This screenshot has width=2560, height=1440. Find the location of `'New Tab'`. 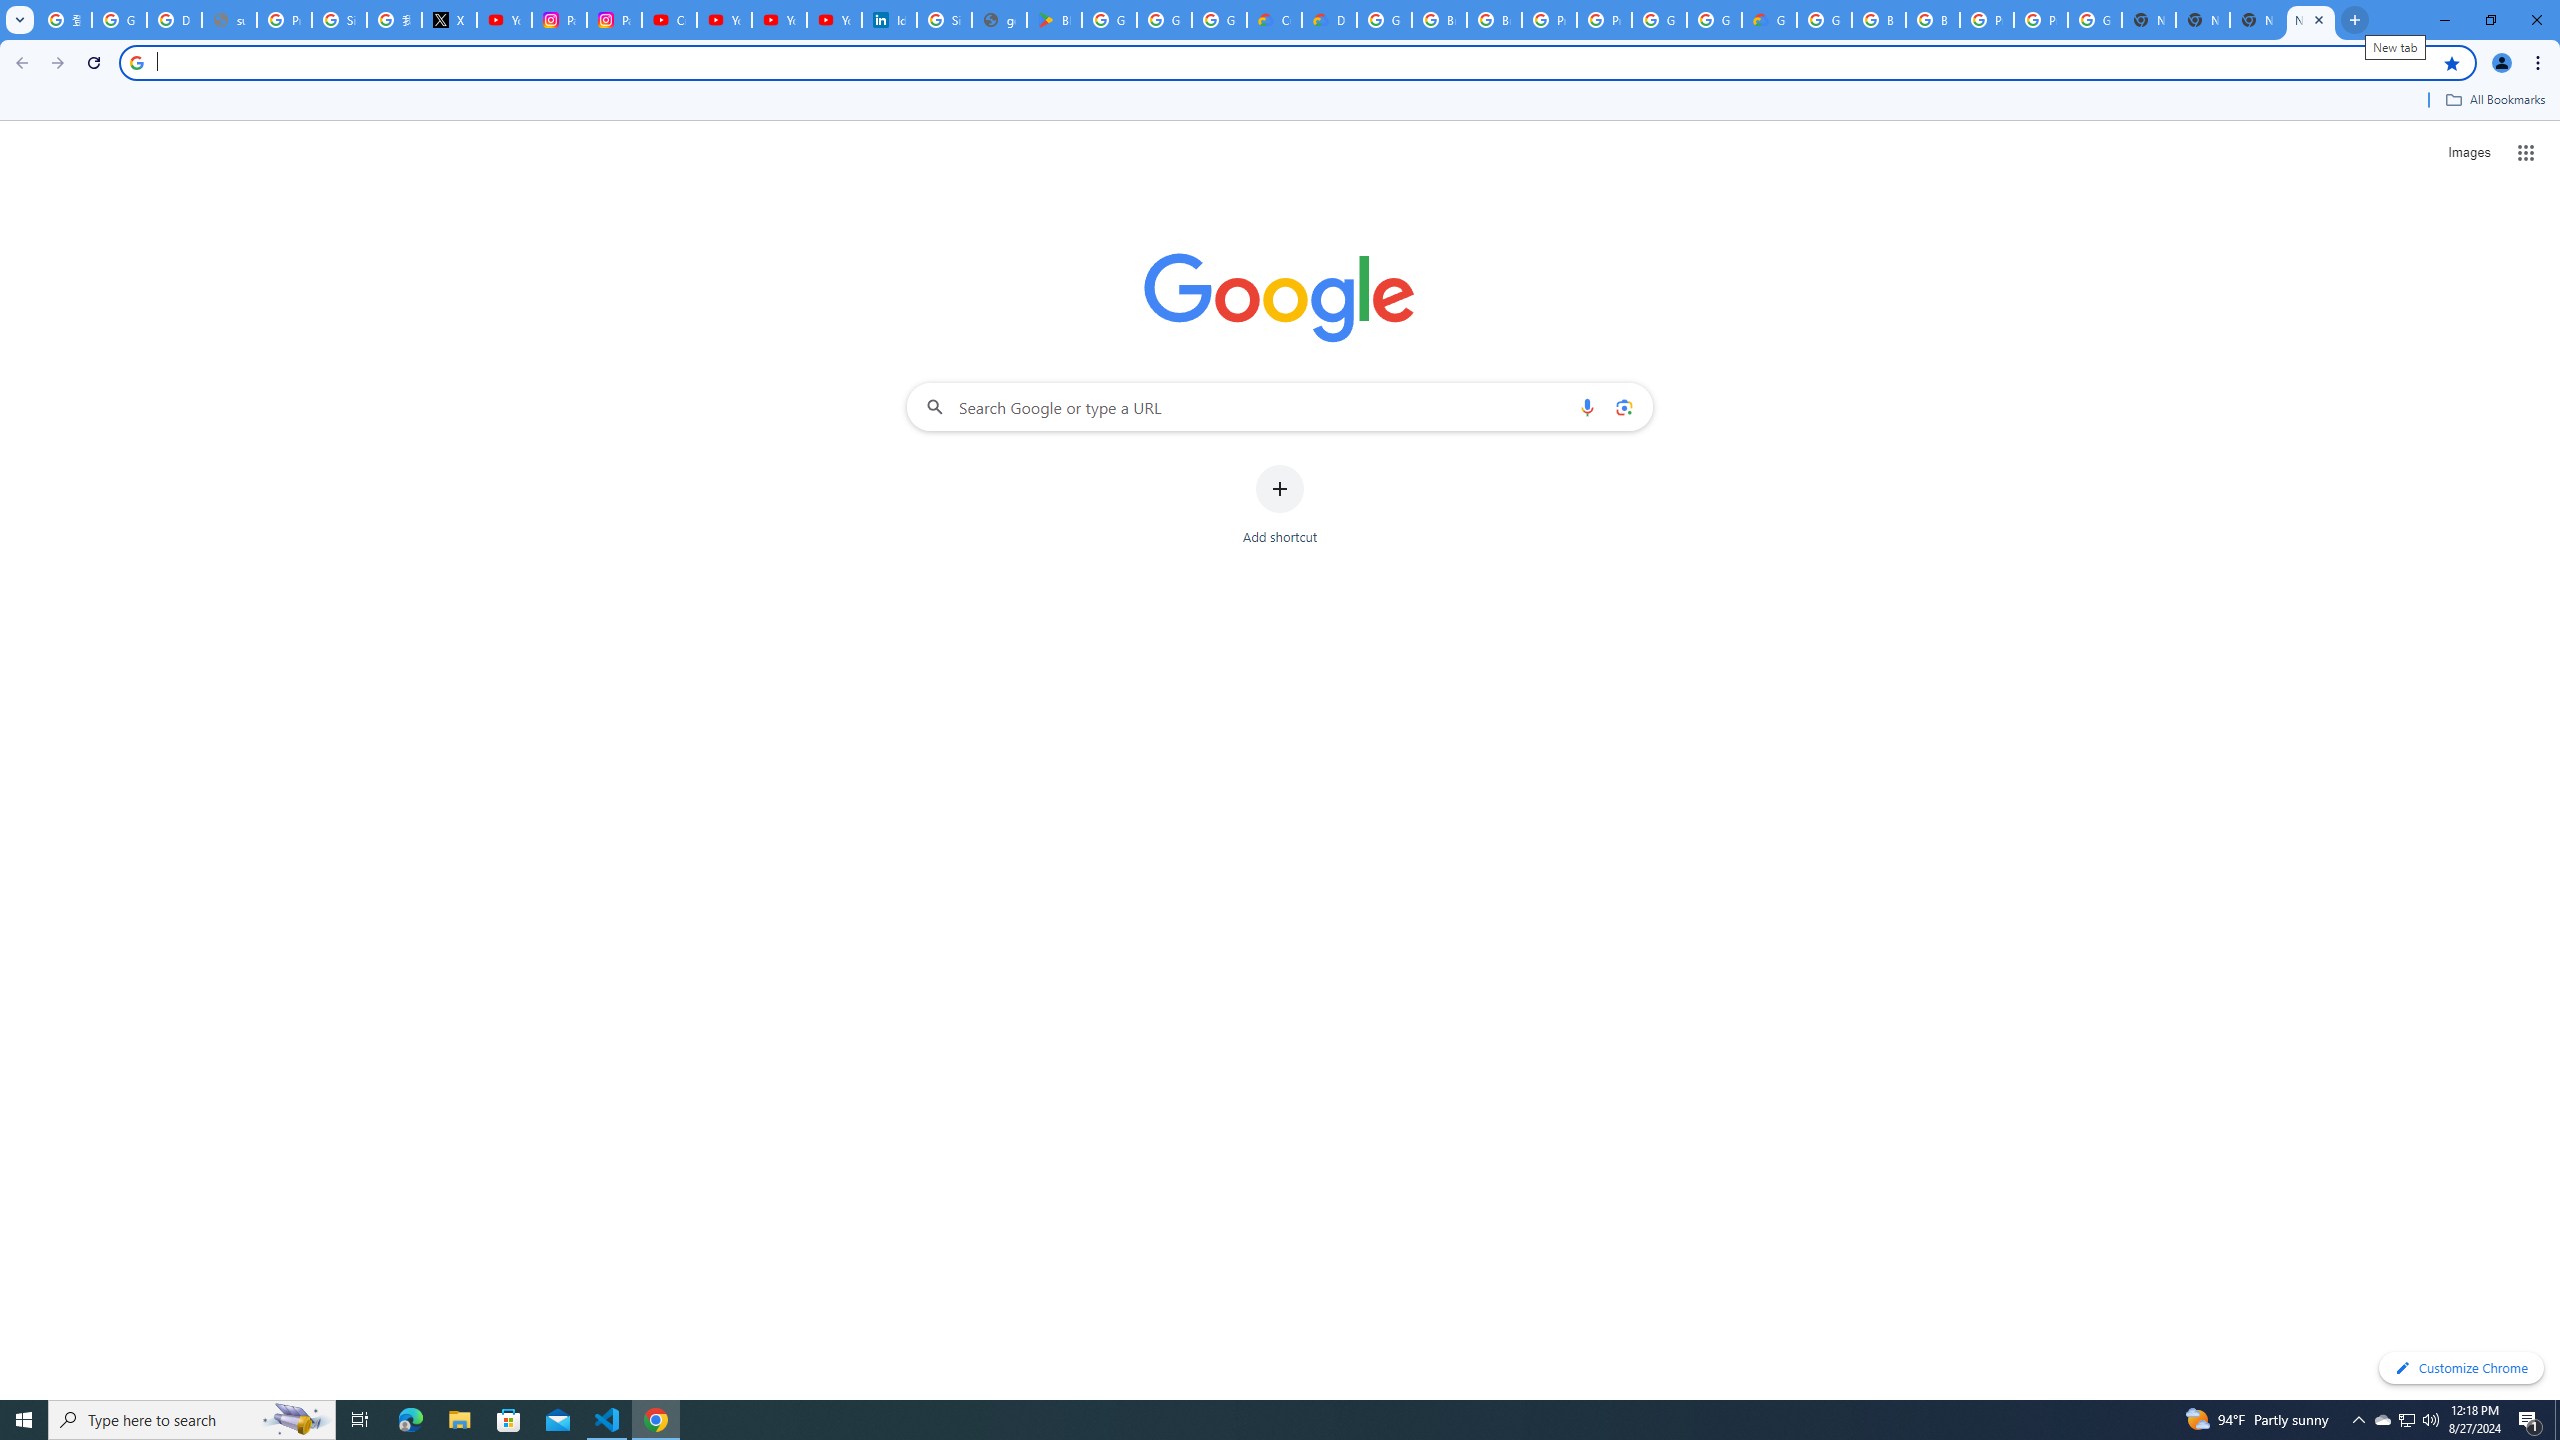

'New Tab' is located at coordinates (2201, 19).